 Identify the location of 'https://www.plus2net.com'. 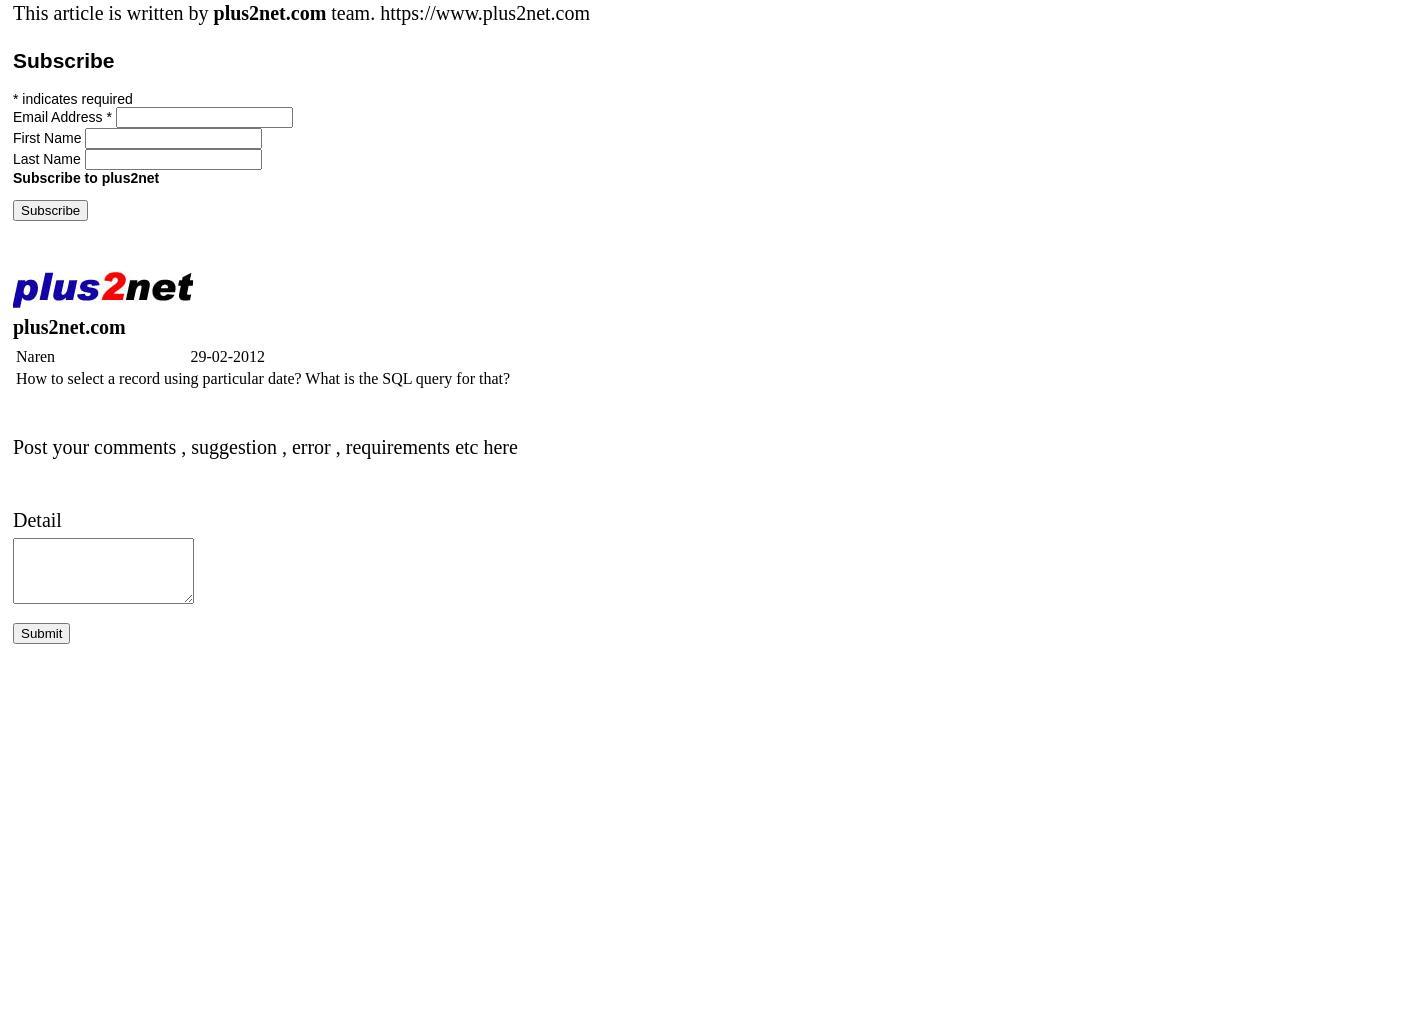
(380, 11).